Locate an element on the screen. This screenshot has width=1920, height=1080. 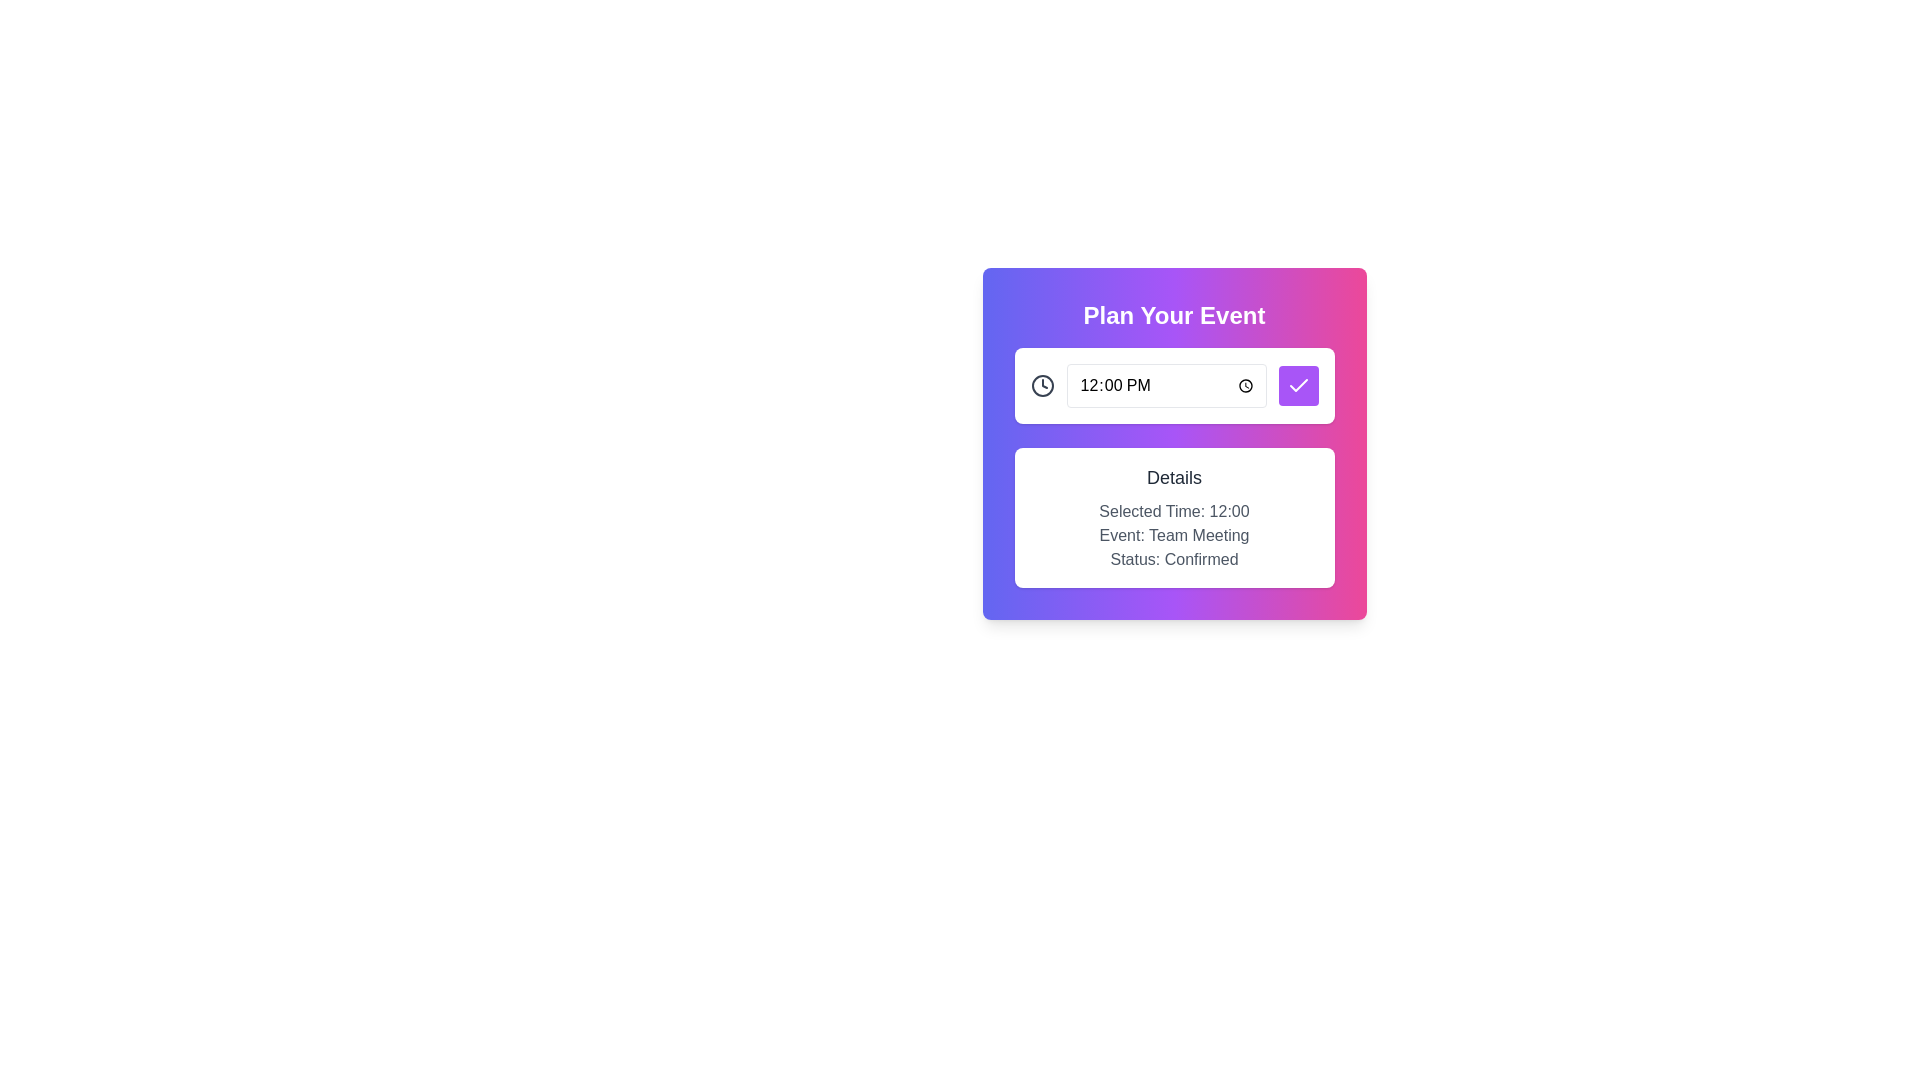
the clock icon located on the left side of the time input field for context is located at coordinates (1041, 385).